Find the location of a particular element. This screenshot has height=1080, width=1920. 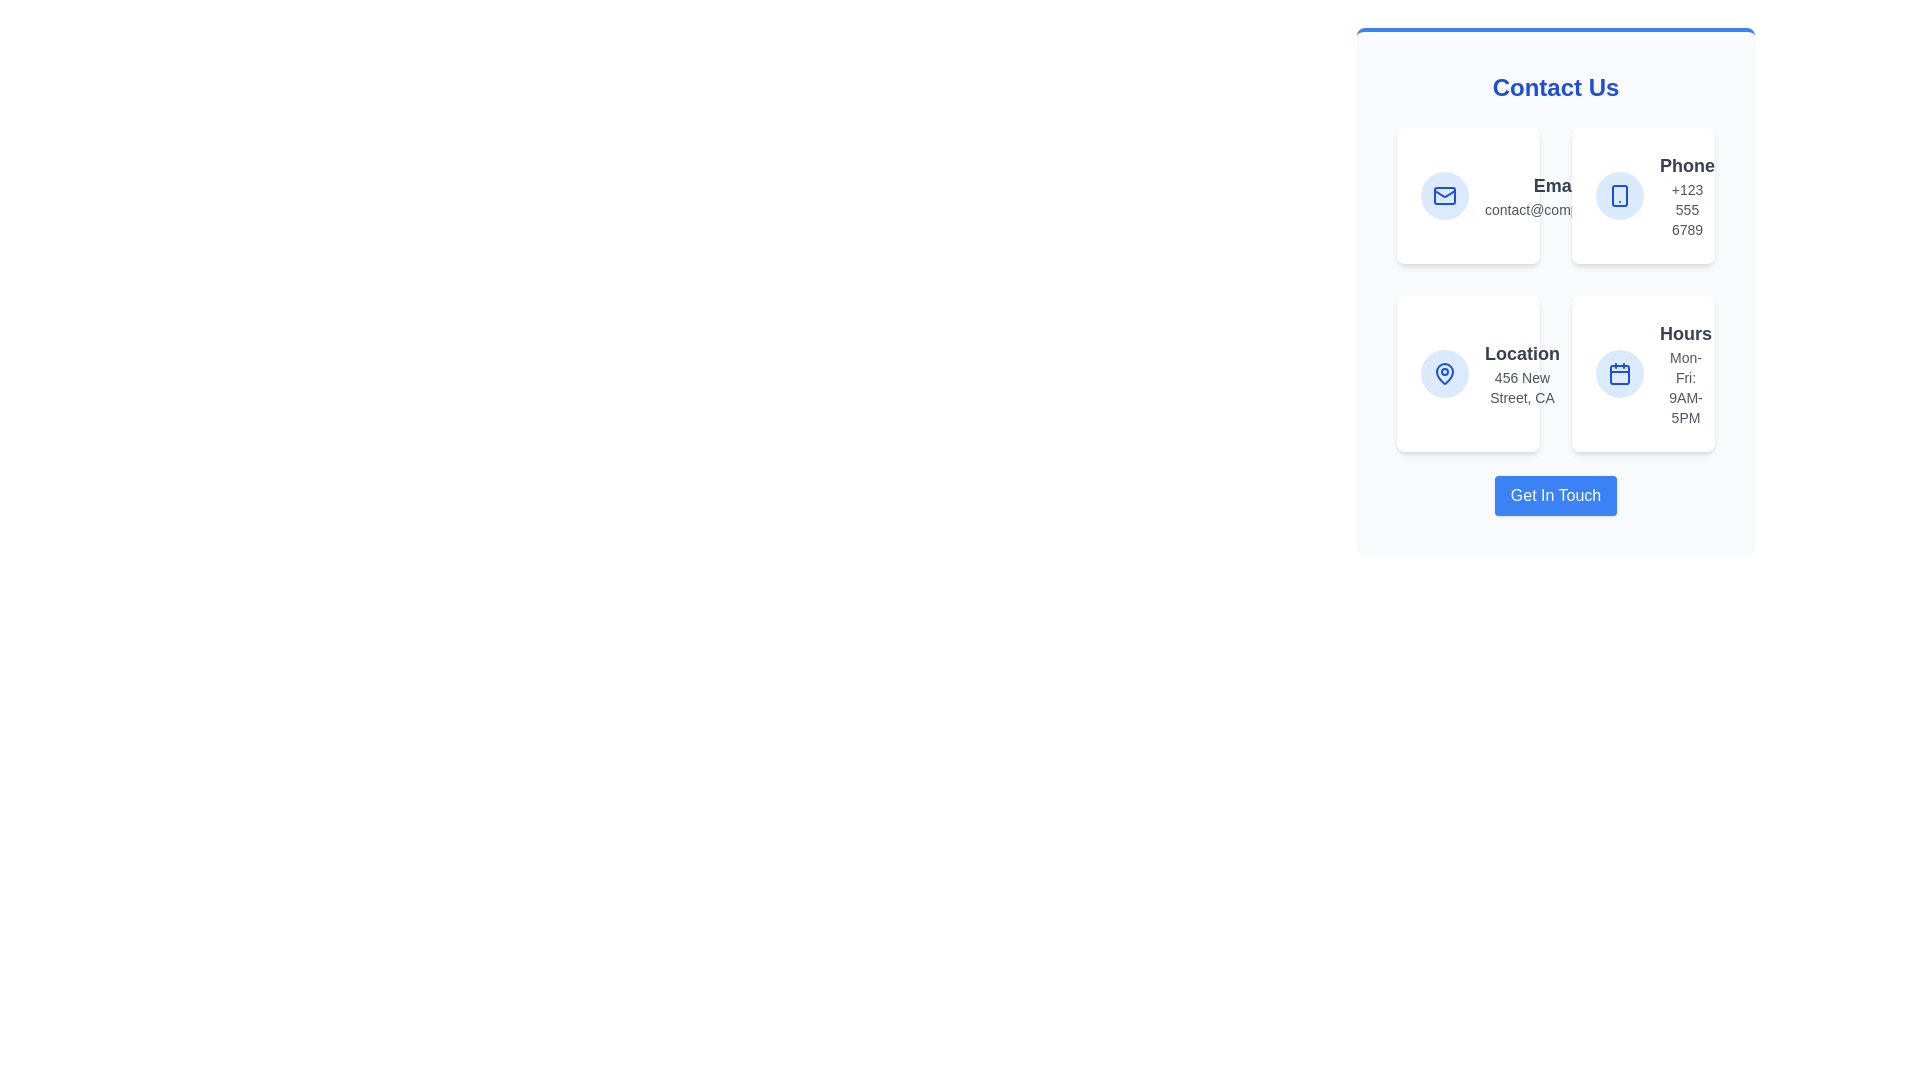

the email icon located in the upper-left position of the first card in the 'Contact Us' section, which visually accompanies the text labeled 'Email' is located at coordinates (1444, 196).